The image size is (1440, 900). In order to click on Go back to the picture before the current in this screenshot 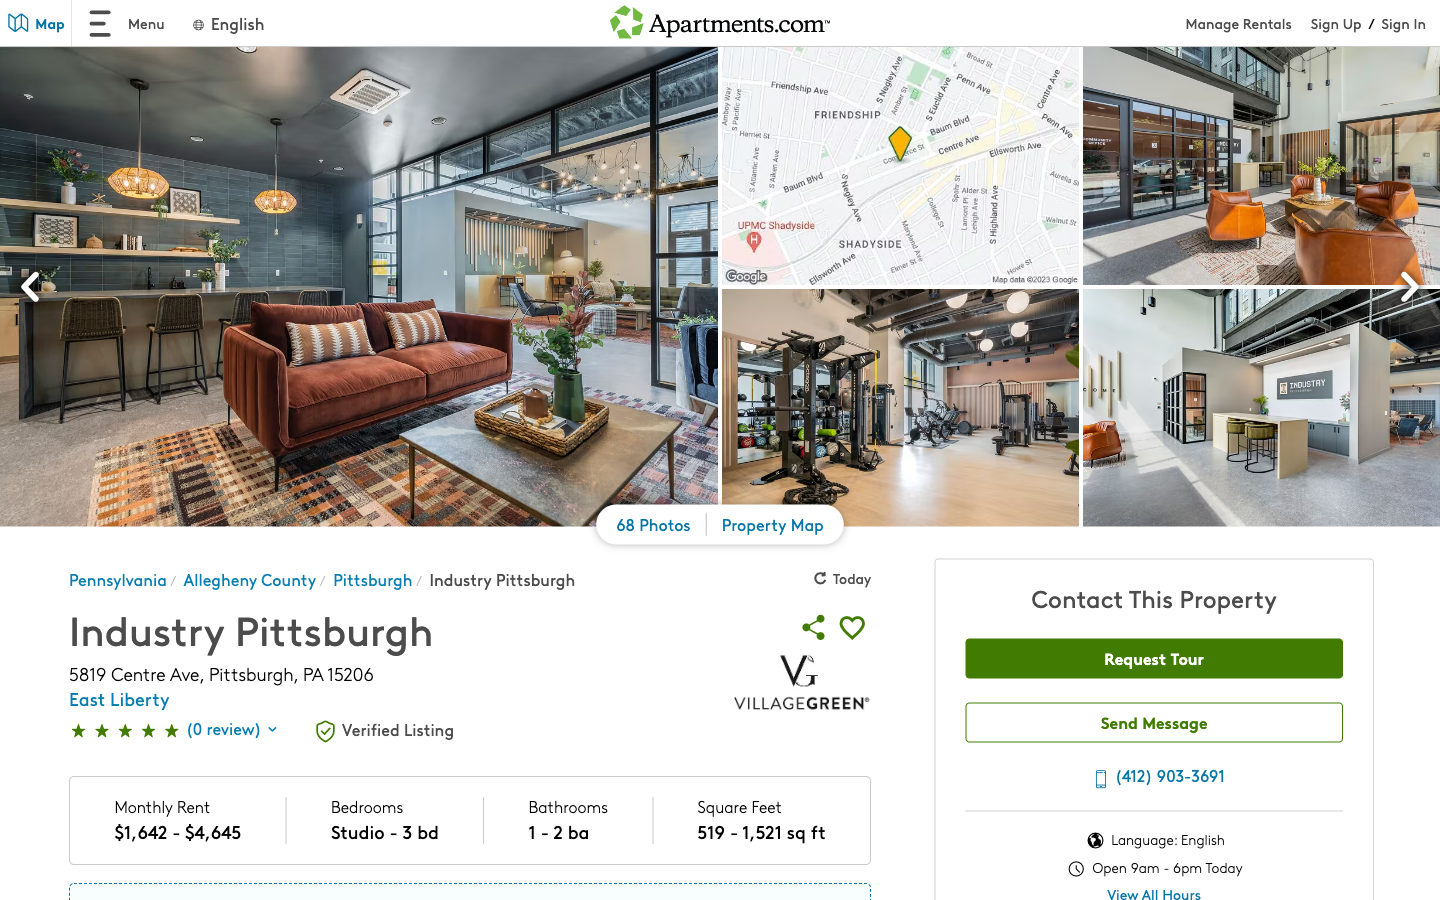, I will do `click(30, 289)`.